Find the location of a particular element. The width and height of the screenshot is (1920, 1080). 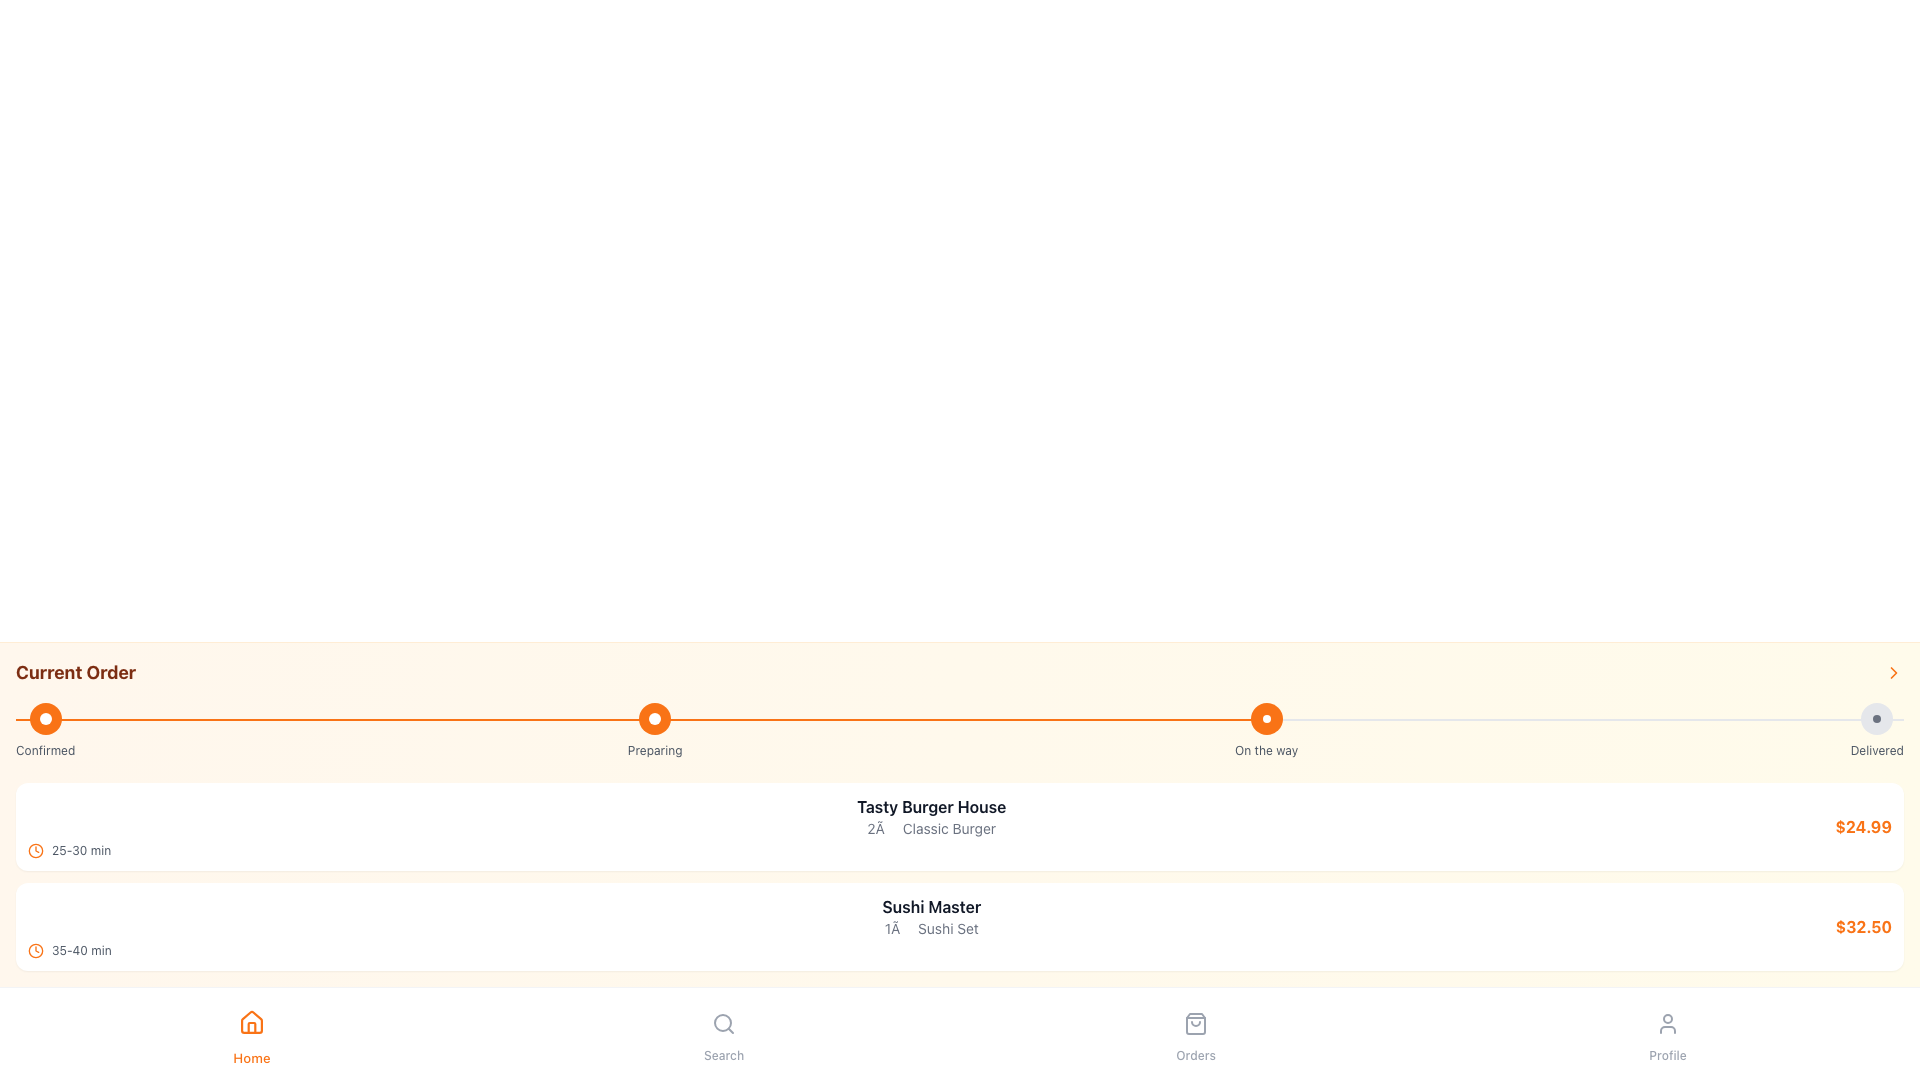

the small white circular shape that represents the 'Preparing' status in the order progress tracker, which is centered within a larger orange circular component is located at coordinates (655, 717).